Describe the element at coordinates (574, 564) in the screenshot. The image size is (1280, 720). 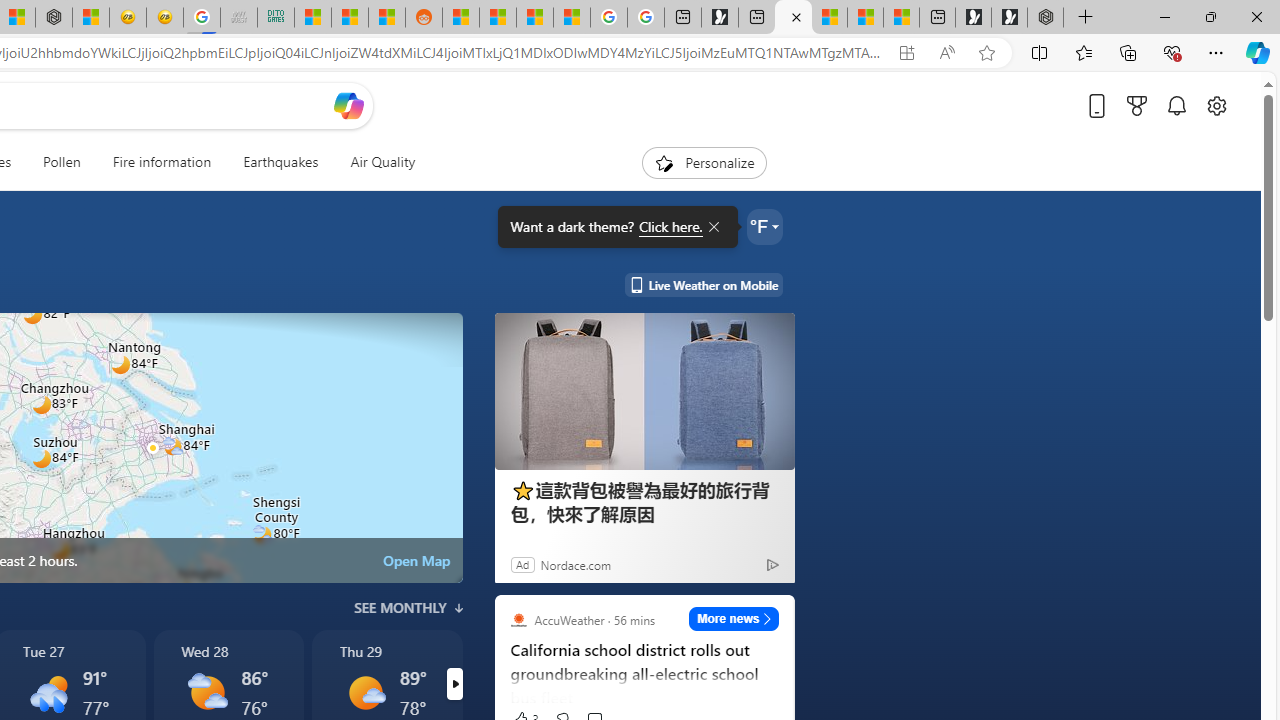
I see `'Nordace.com'` at that location.